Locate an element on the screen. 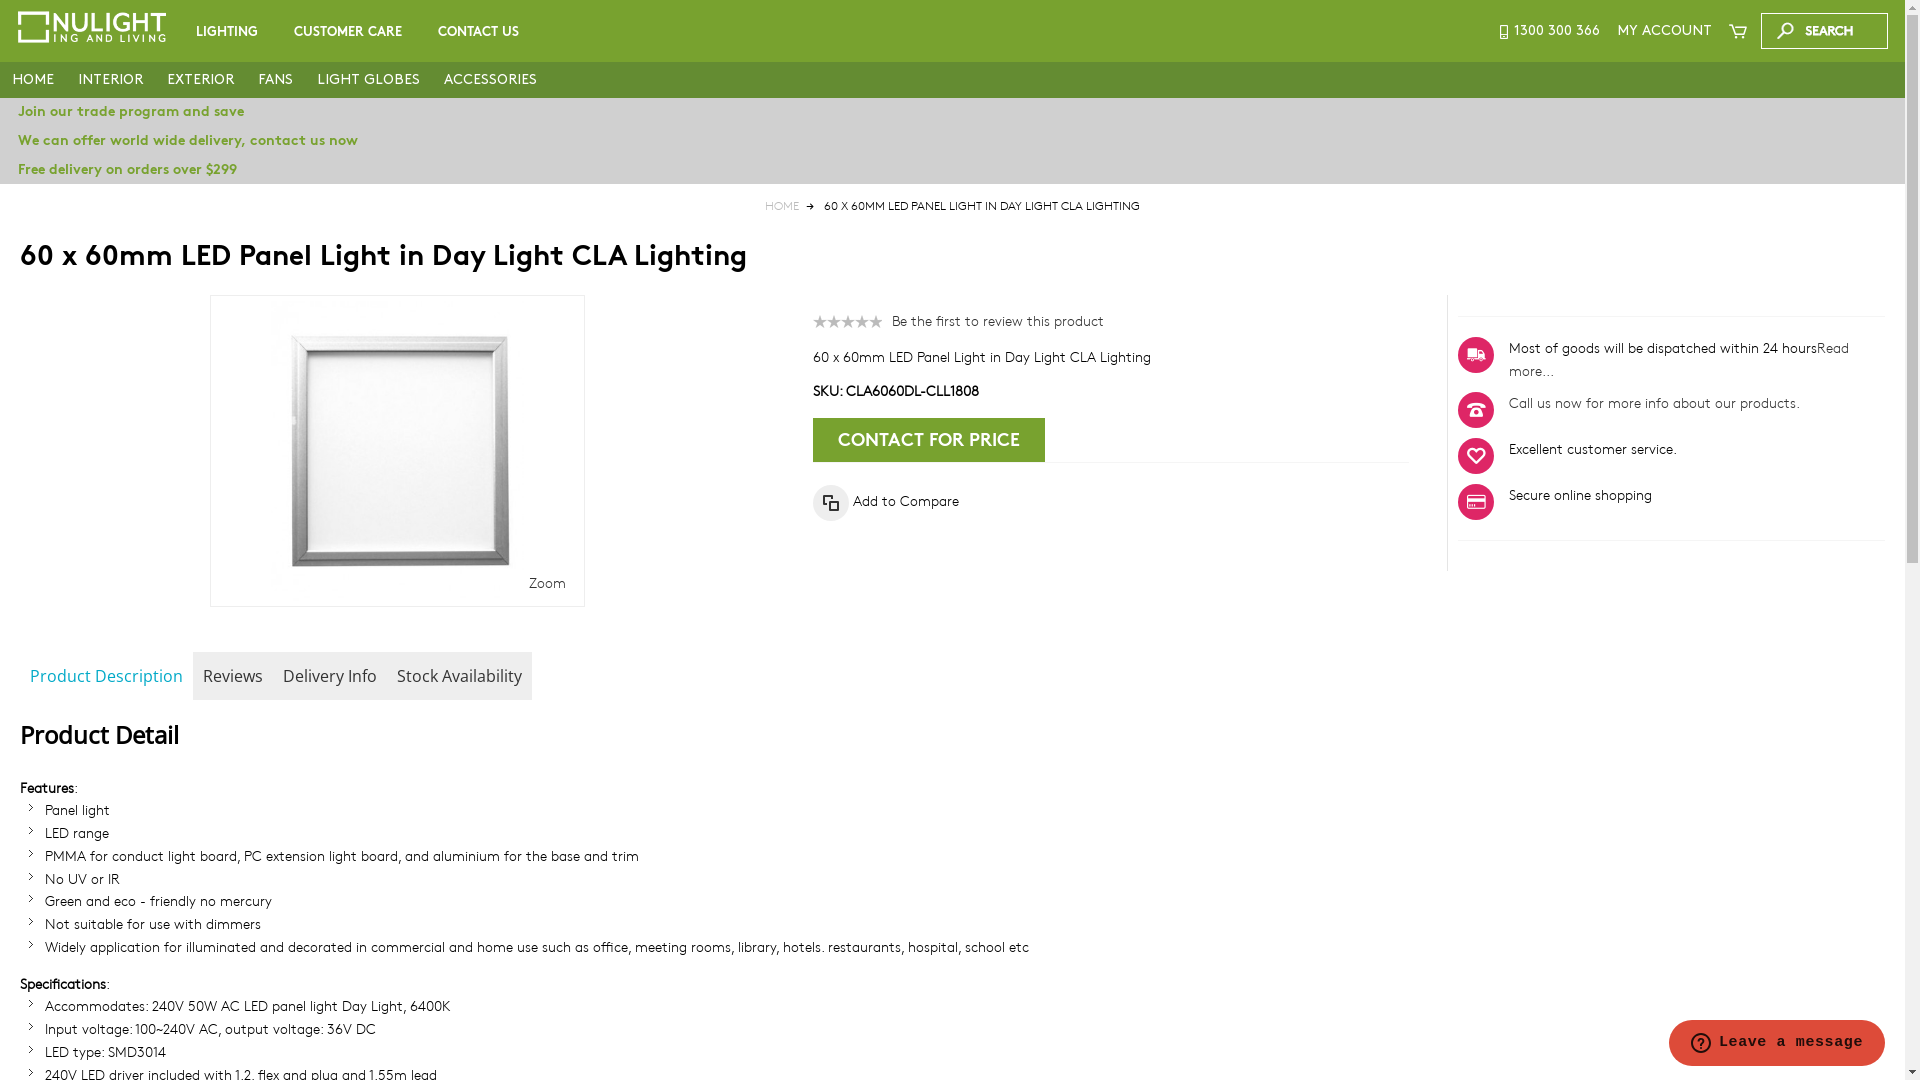 This screenshot has width=1920, height=1080. 'Read more...' is located at coordinates (1679, 357).